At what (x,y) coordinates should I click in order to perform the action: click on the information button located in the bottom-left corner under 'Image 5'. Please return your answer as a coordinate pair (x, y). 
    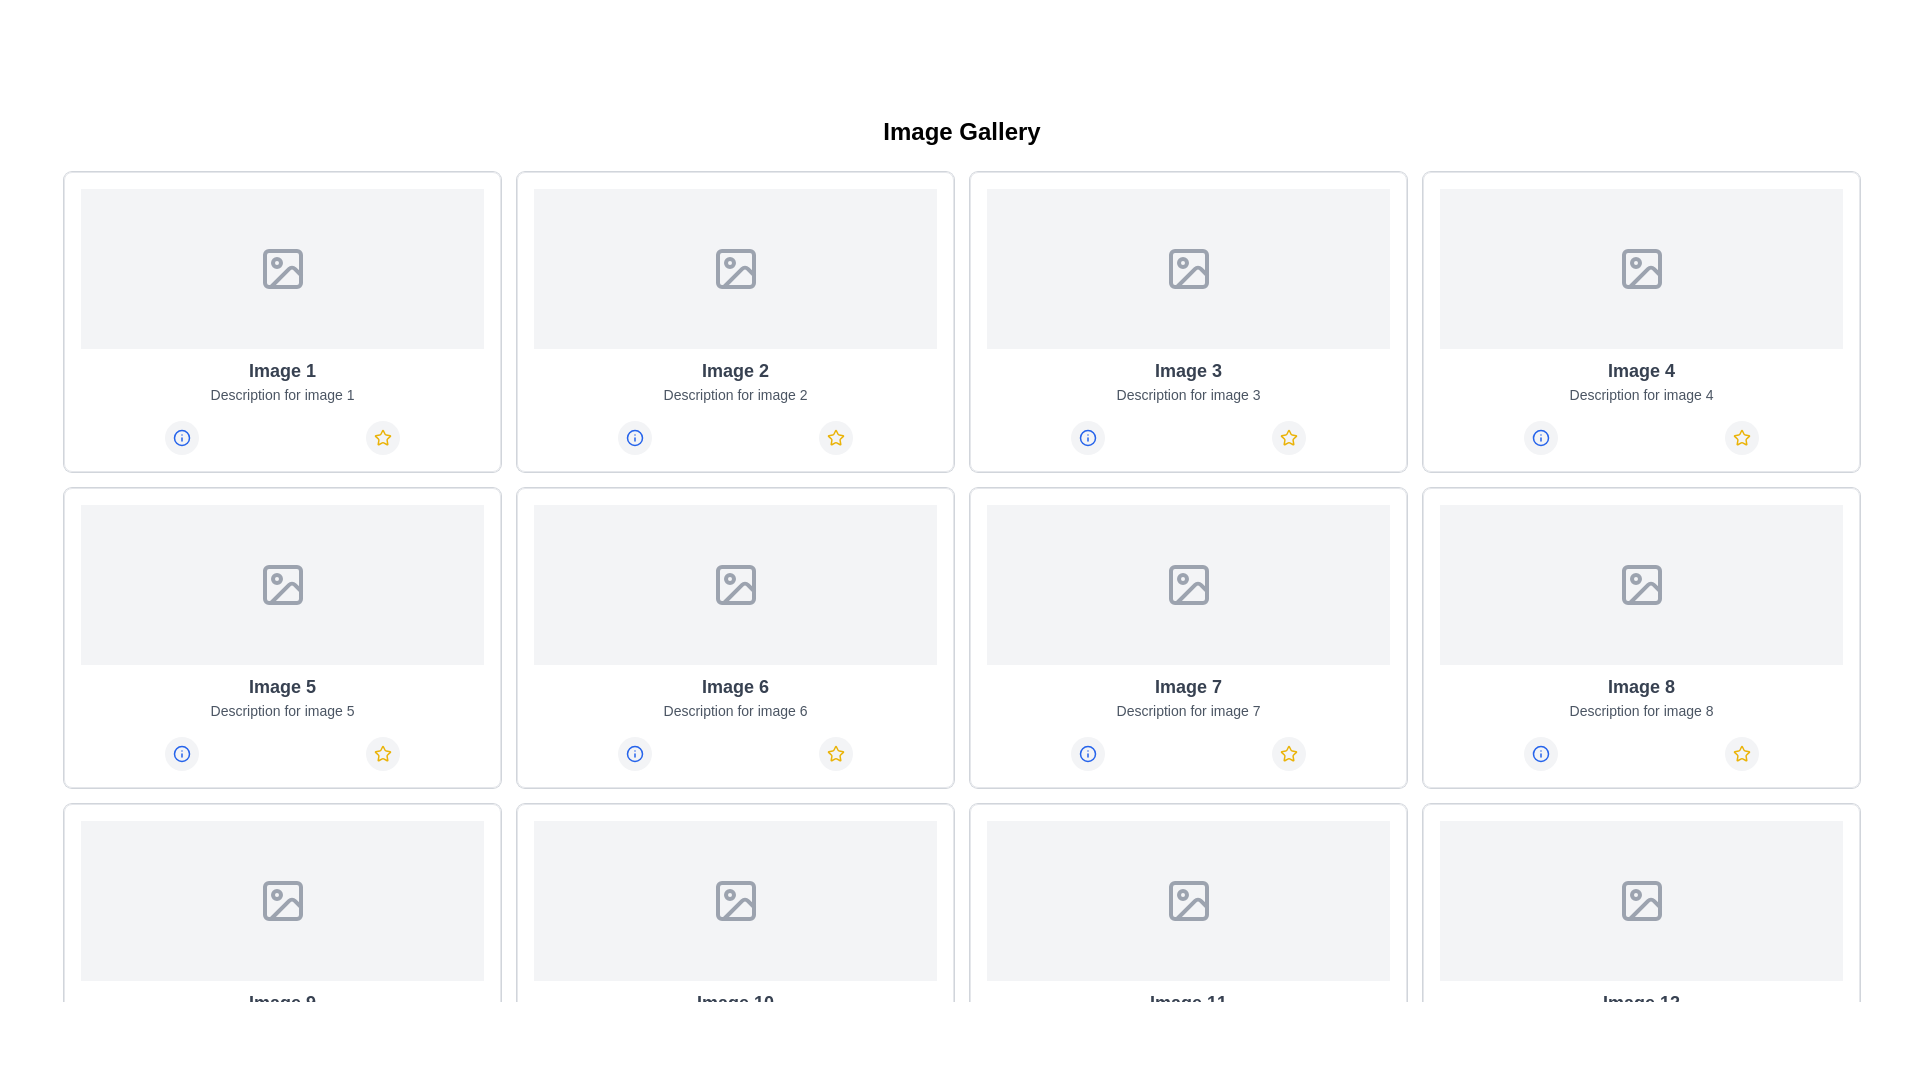
    Looking at the image, I should click on (181, 753).